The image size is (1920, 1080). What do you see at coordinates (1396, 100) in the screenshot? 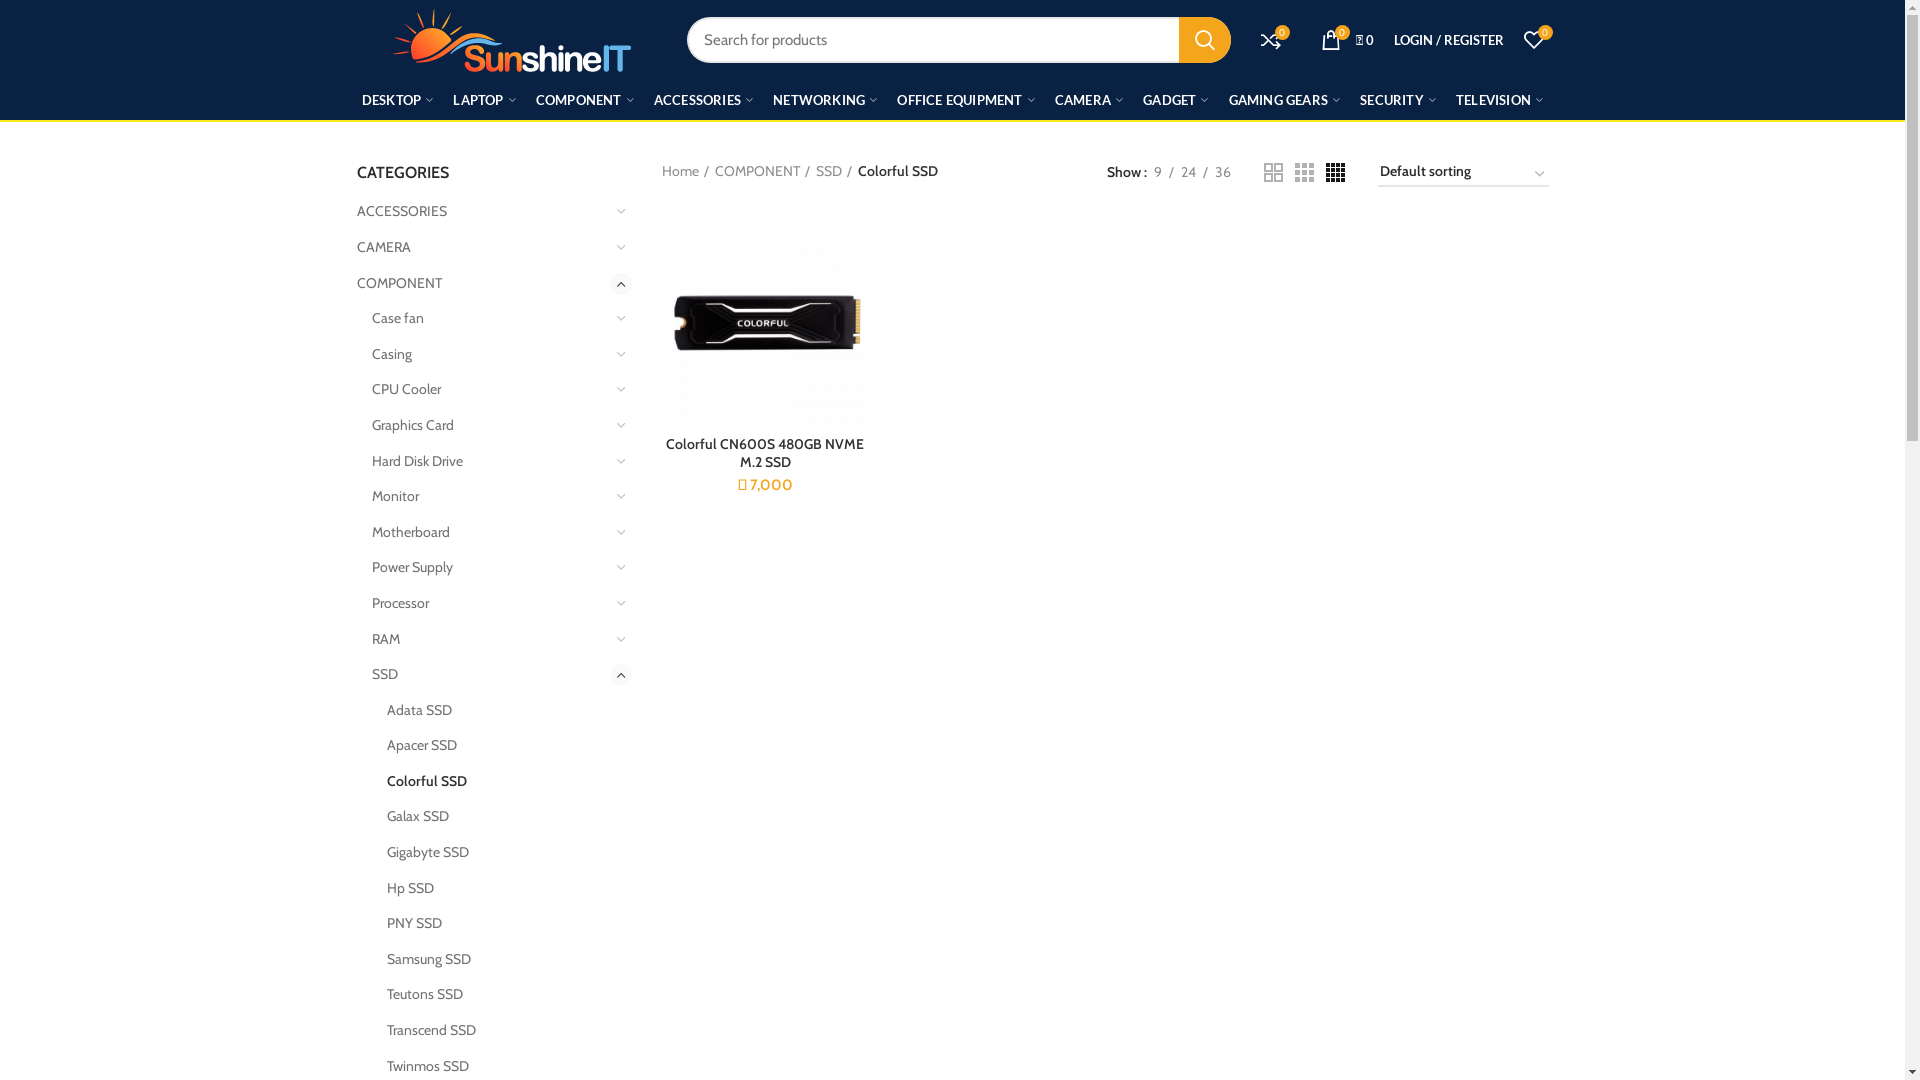
I see `'SECURITY'` at bounding box center [1396, 100].